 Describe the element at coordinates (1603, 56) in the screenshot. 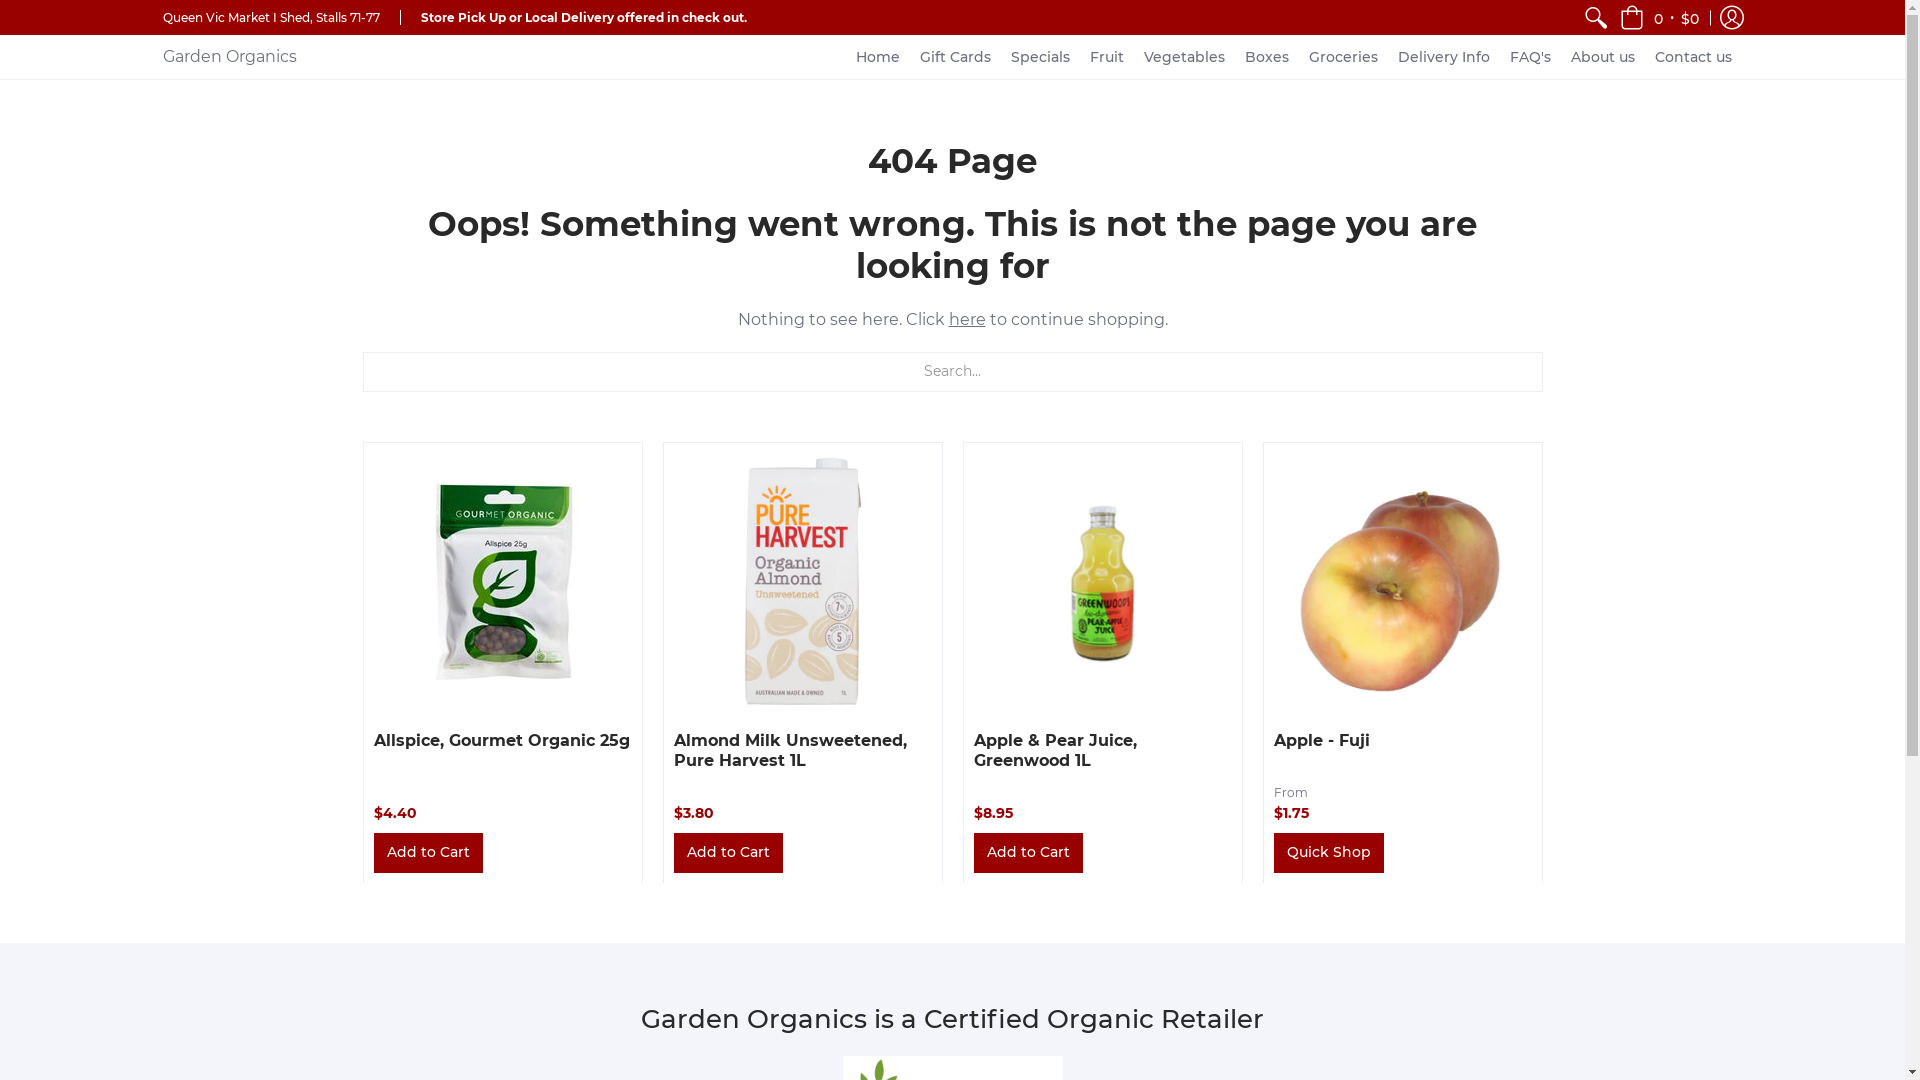

I see `'About us'` at that location.